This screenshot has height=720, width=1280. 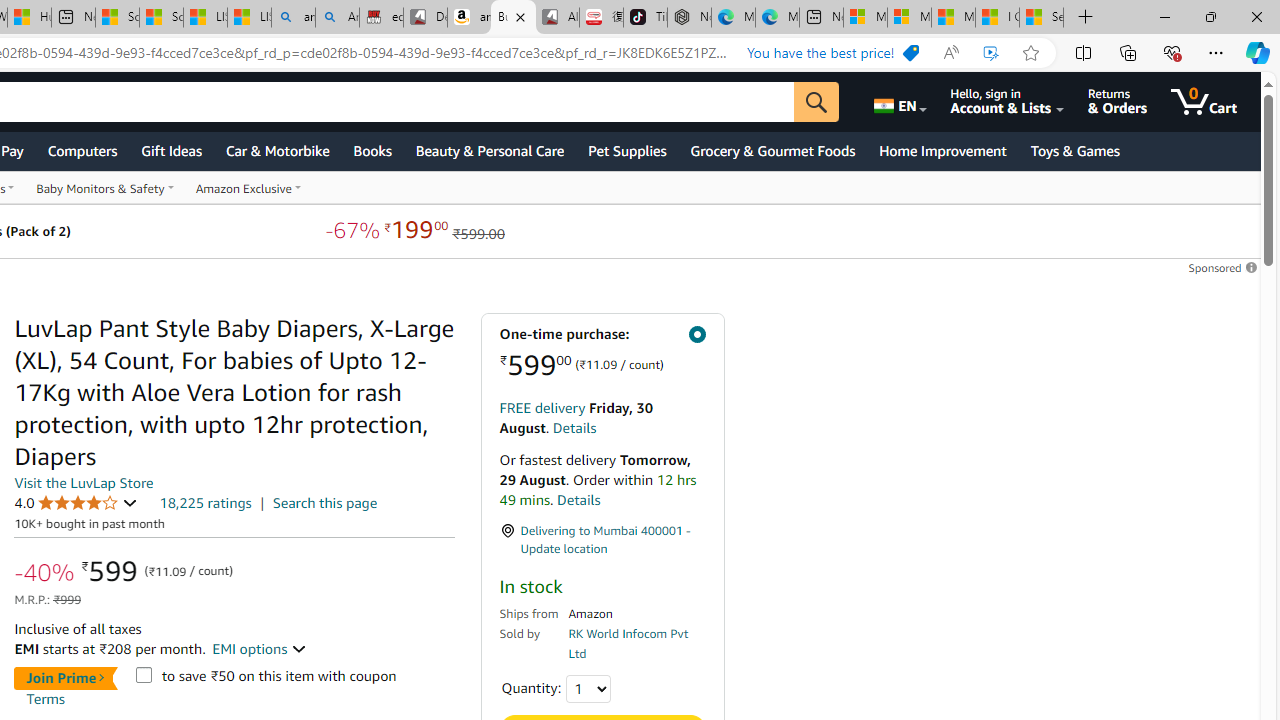 What do you see at coordinates (601, 540) in the screenshot?
I see `'Delivering to Mumbai 400001 - Update location'` at bounding box center [601, 540].